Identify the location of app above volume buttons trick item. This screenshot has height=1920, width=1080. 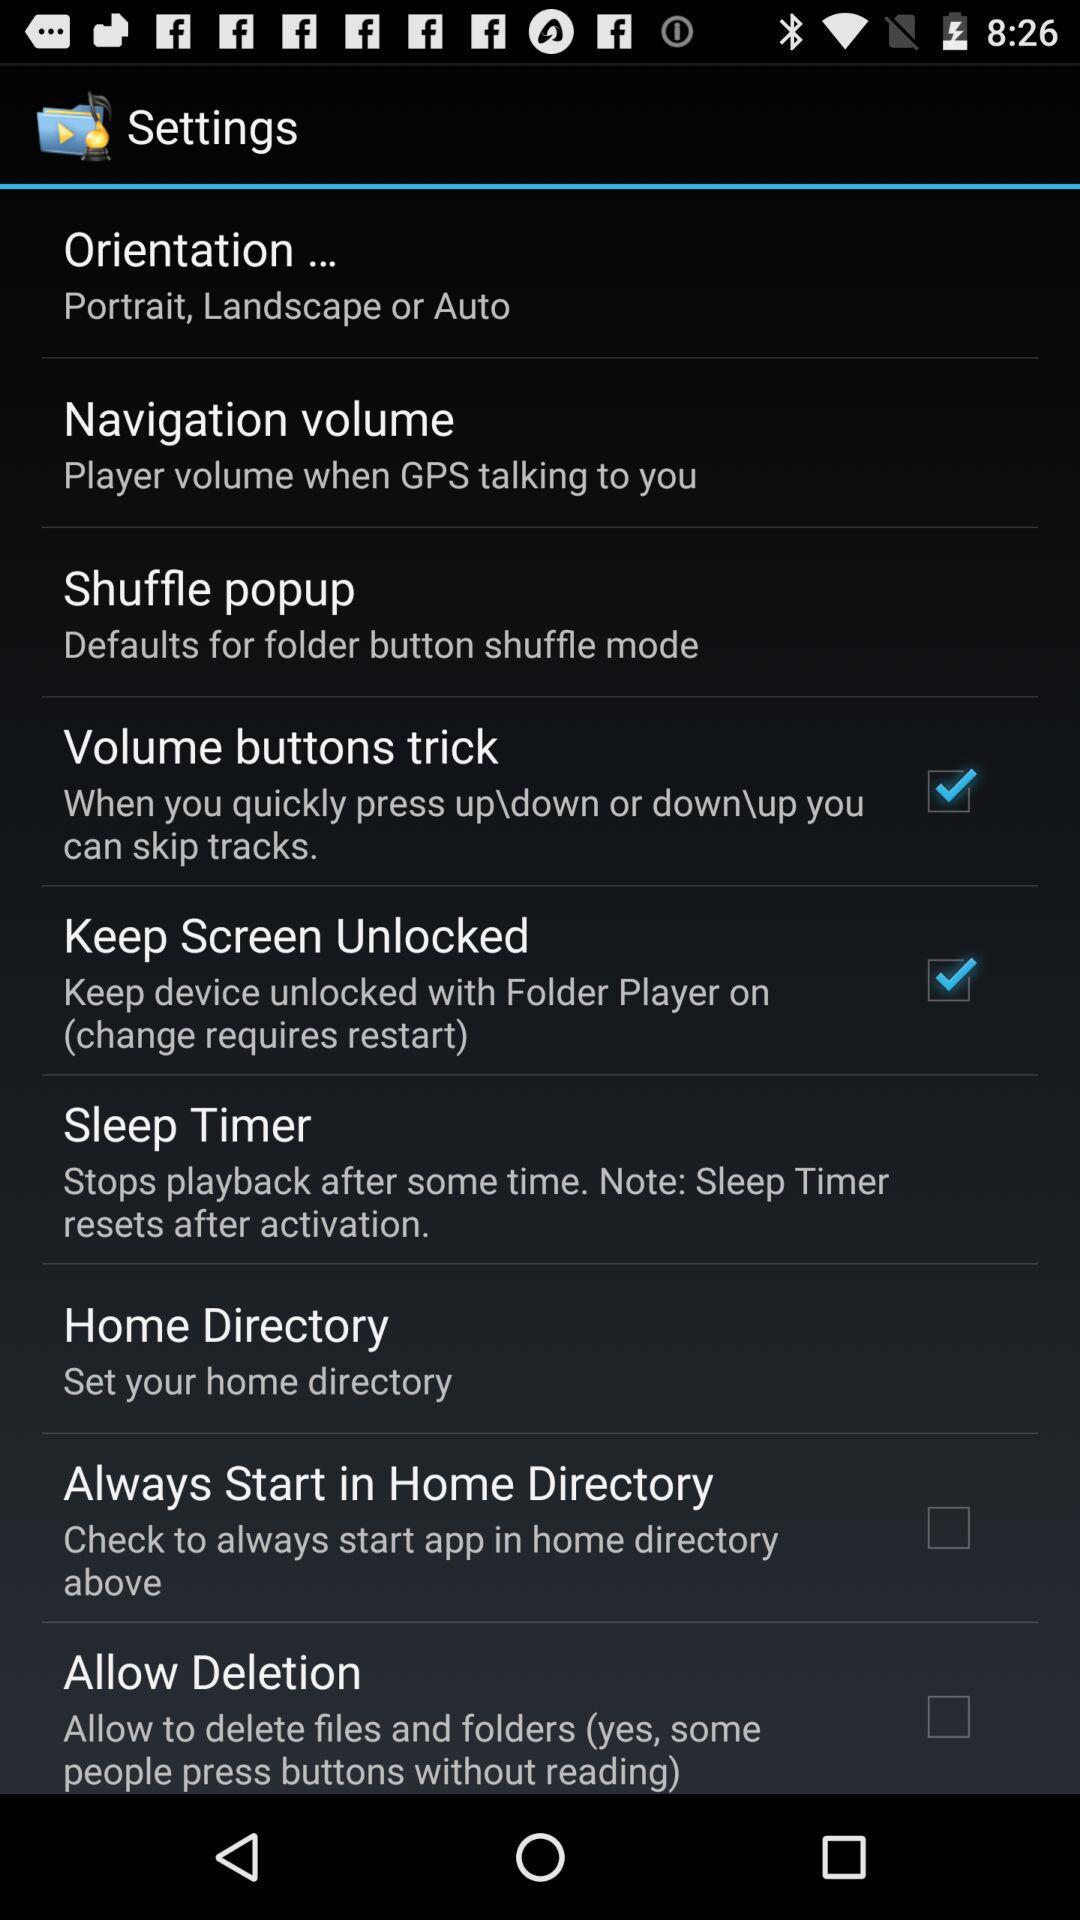
(381, 643).